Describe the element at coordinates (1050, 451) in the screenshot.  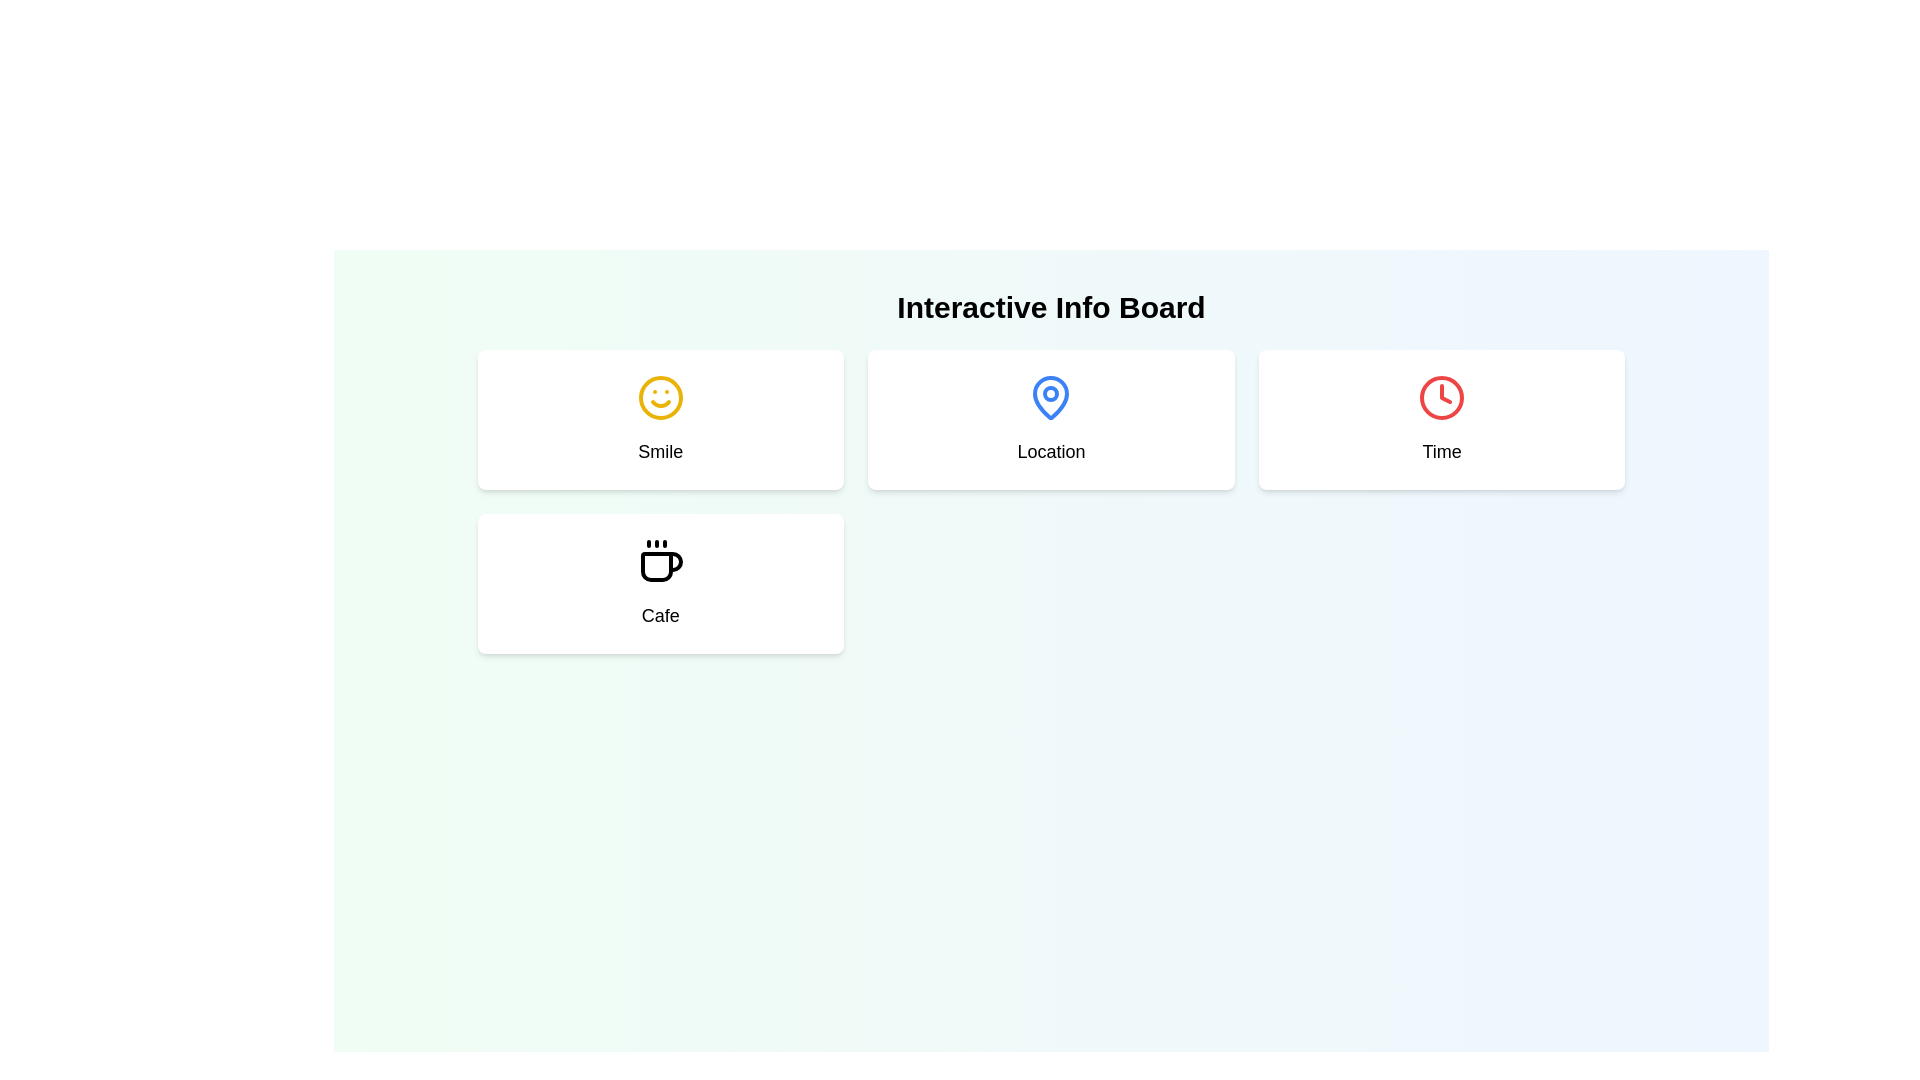
I see `the text label displaying 'Location', which is positioned centrally beneath the map pin icon in the second column of the top row in the card grid` at that location.